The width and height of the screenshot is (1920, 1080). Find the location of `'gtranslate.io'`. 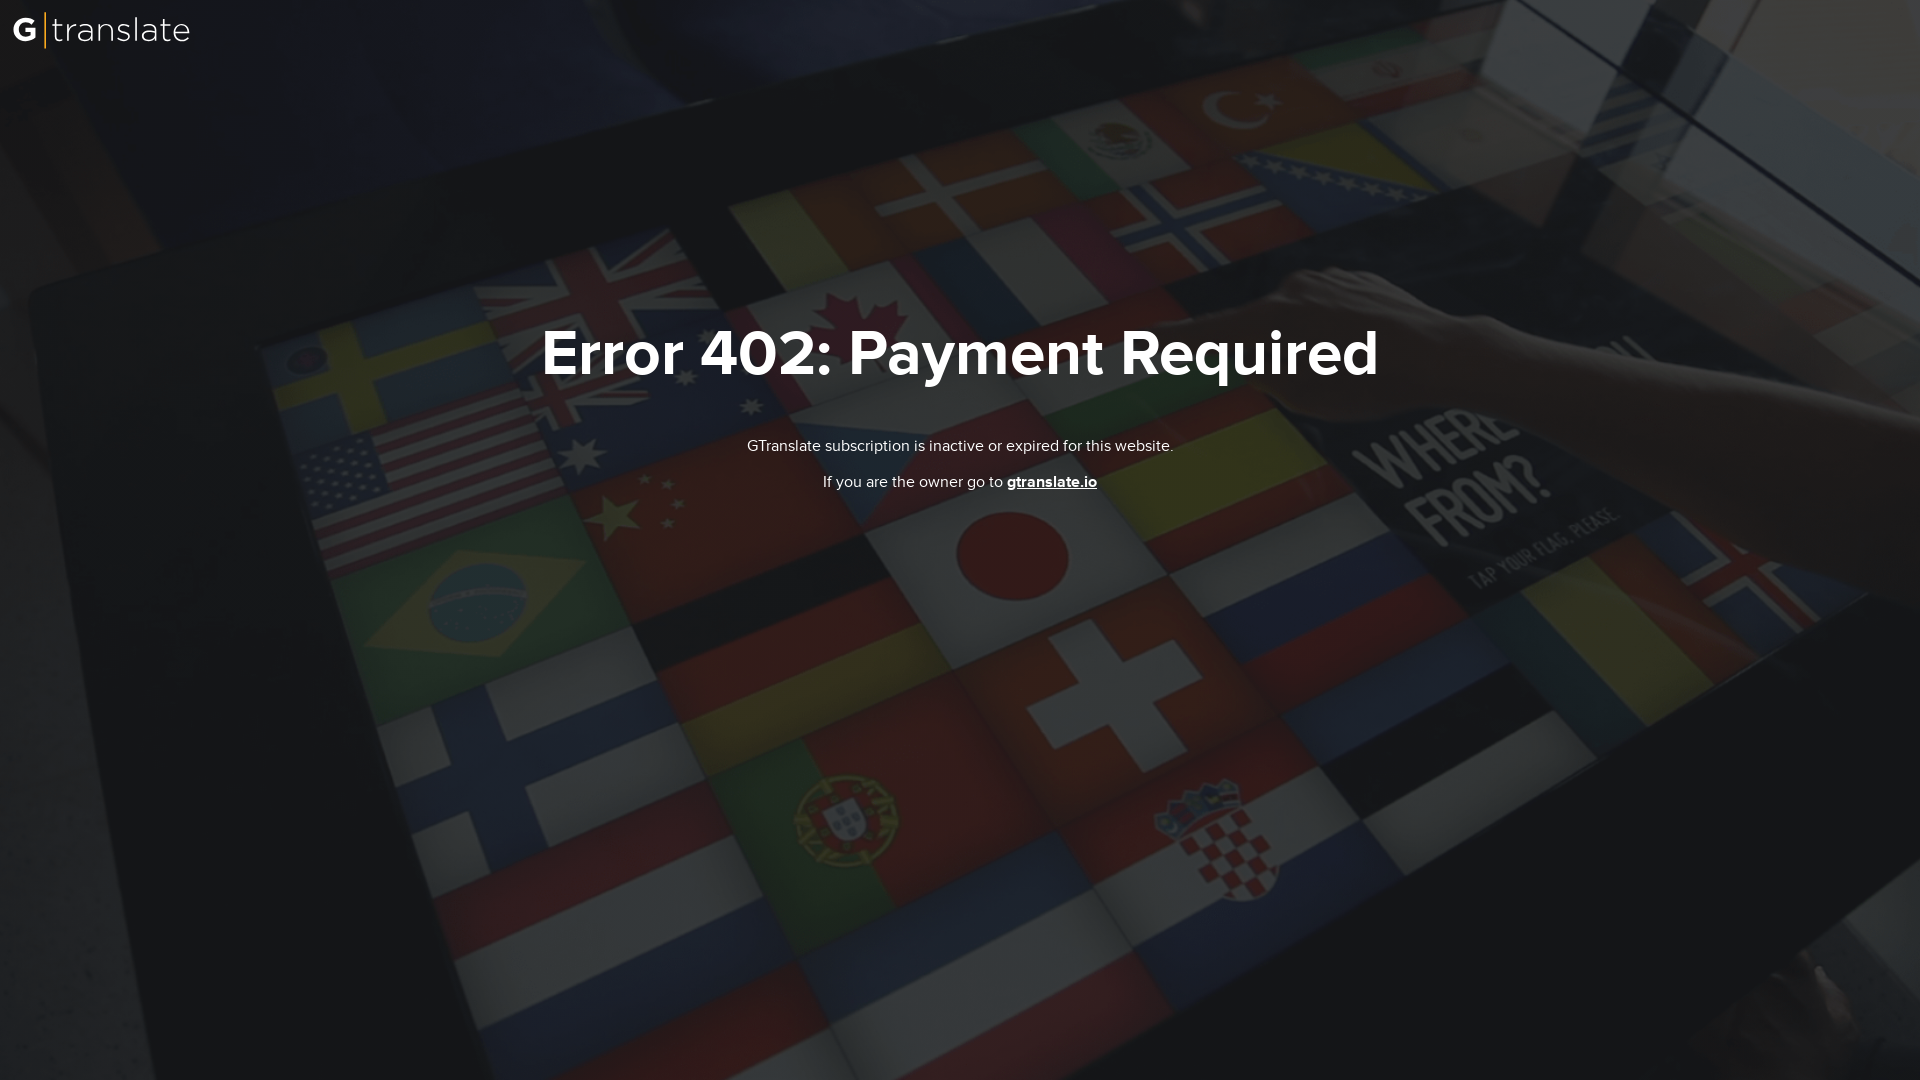

'gtranslate.io' is located at coordinates (1050, 482).